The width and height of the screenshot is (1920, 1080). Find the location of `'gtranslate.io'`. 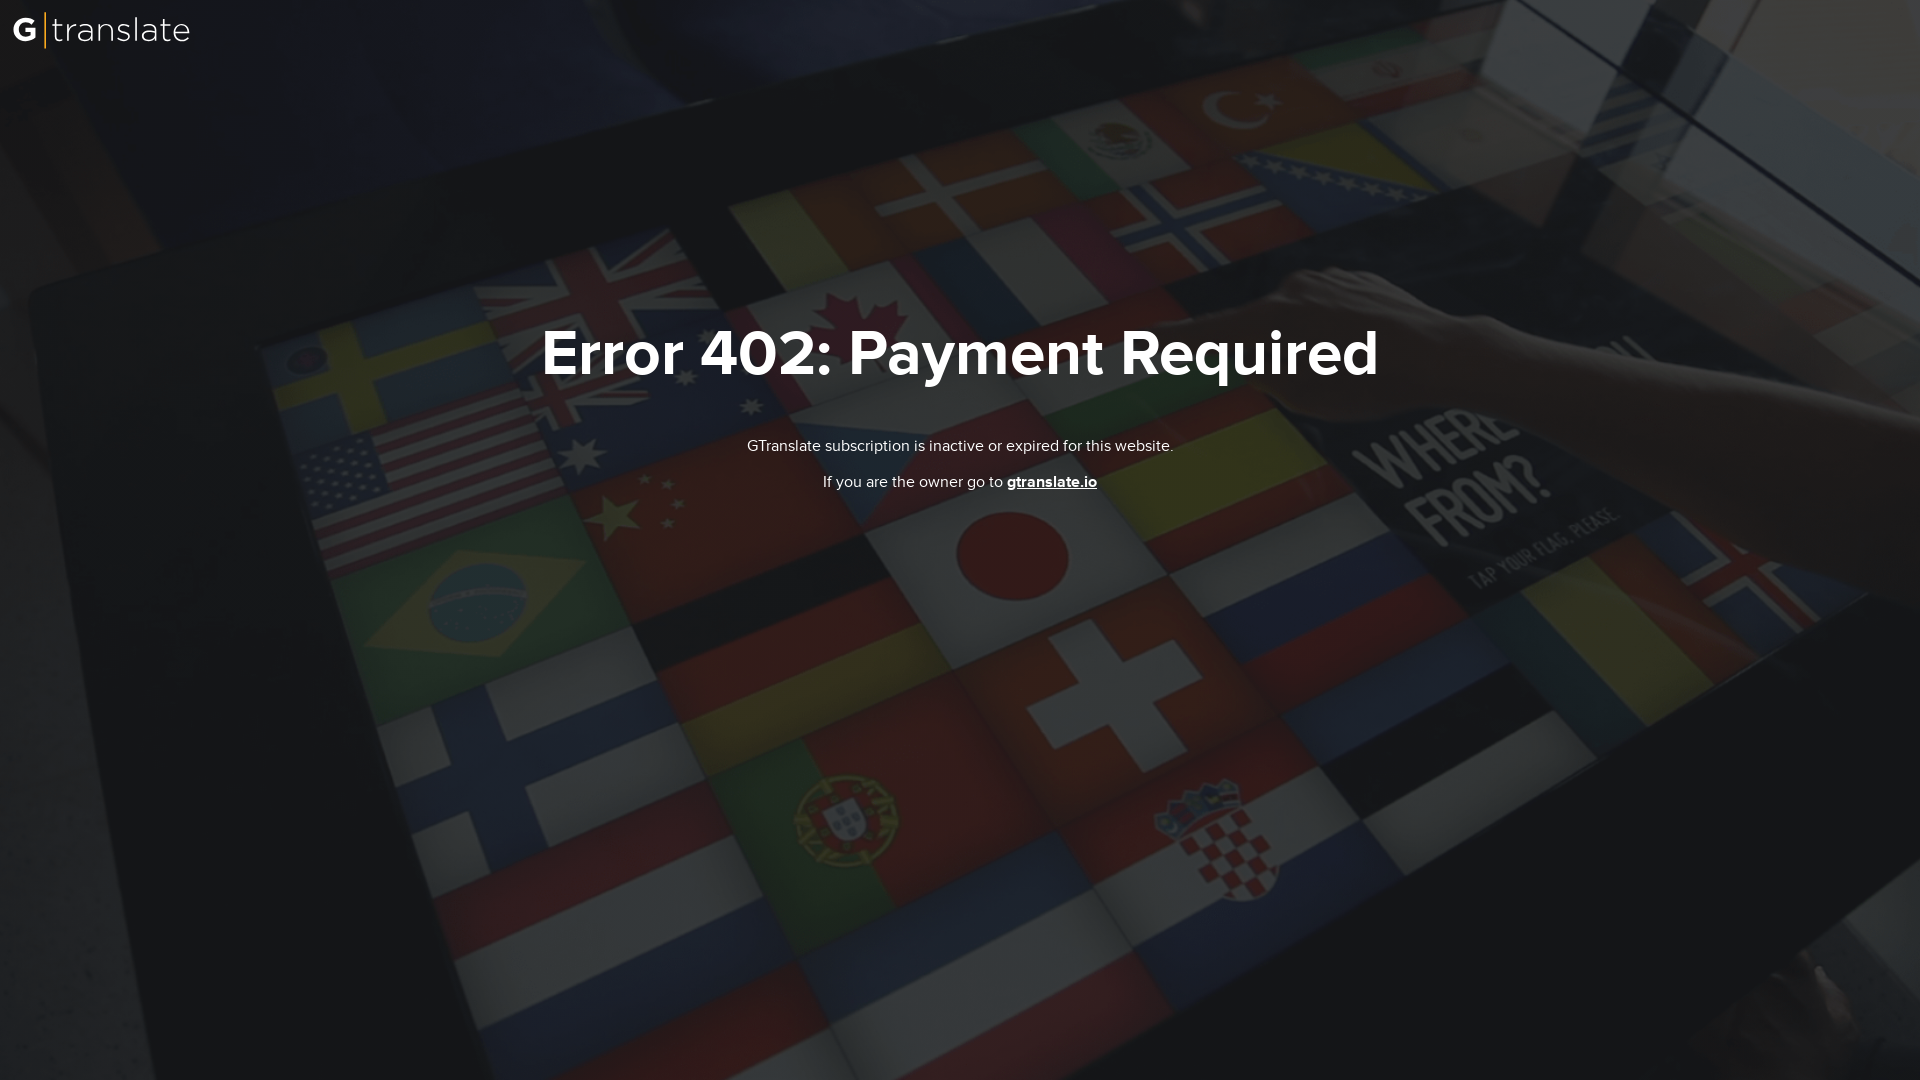

'gtranslate.io' is located at coordinates (1050, 482).